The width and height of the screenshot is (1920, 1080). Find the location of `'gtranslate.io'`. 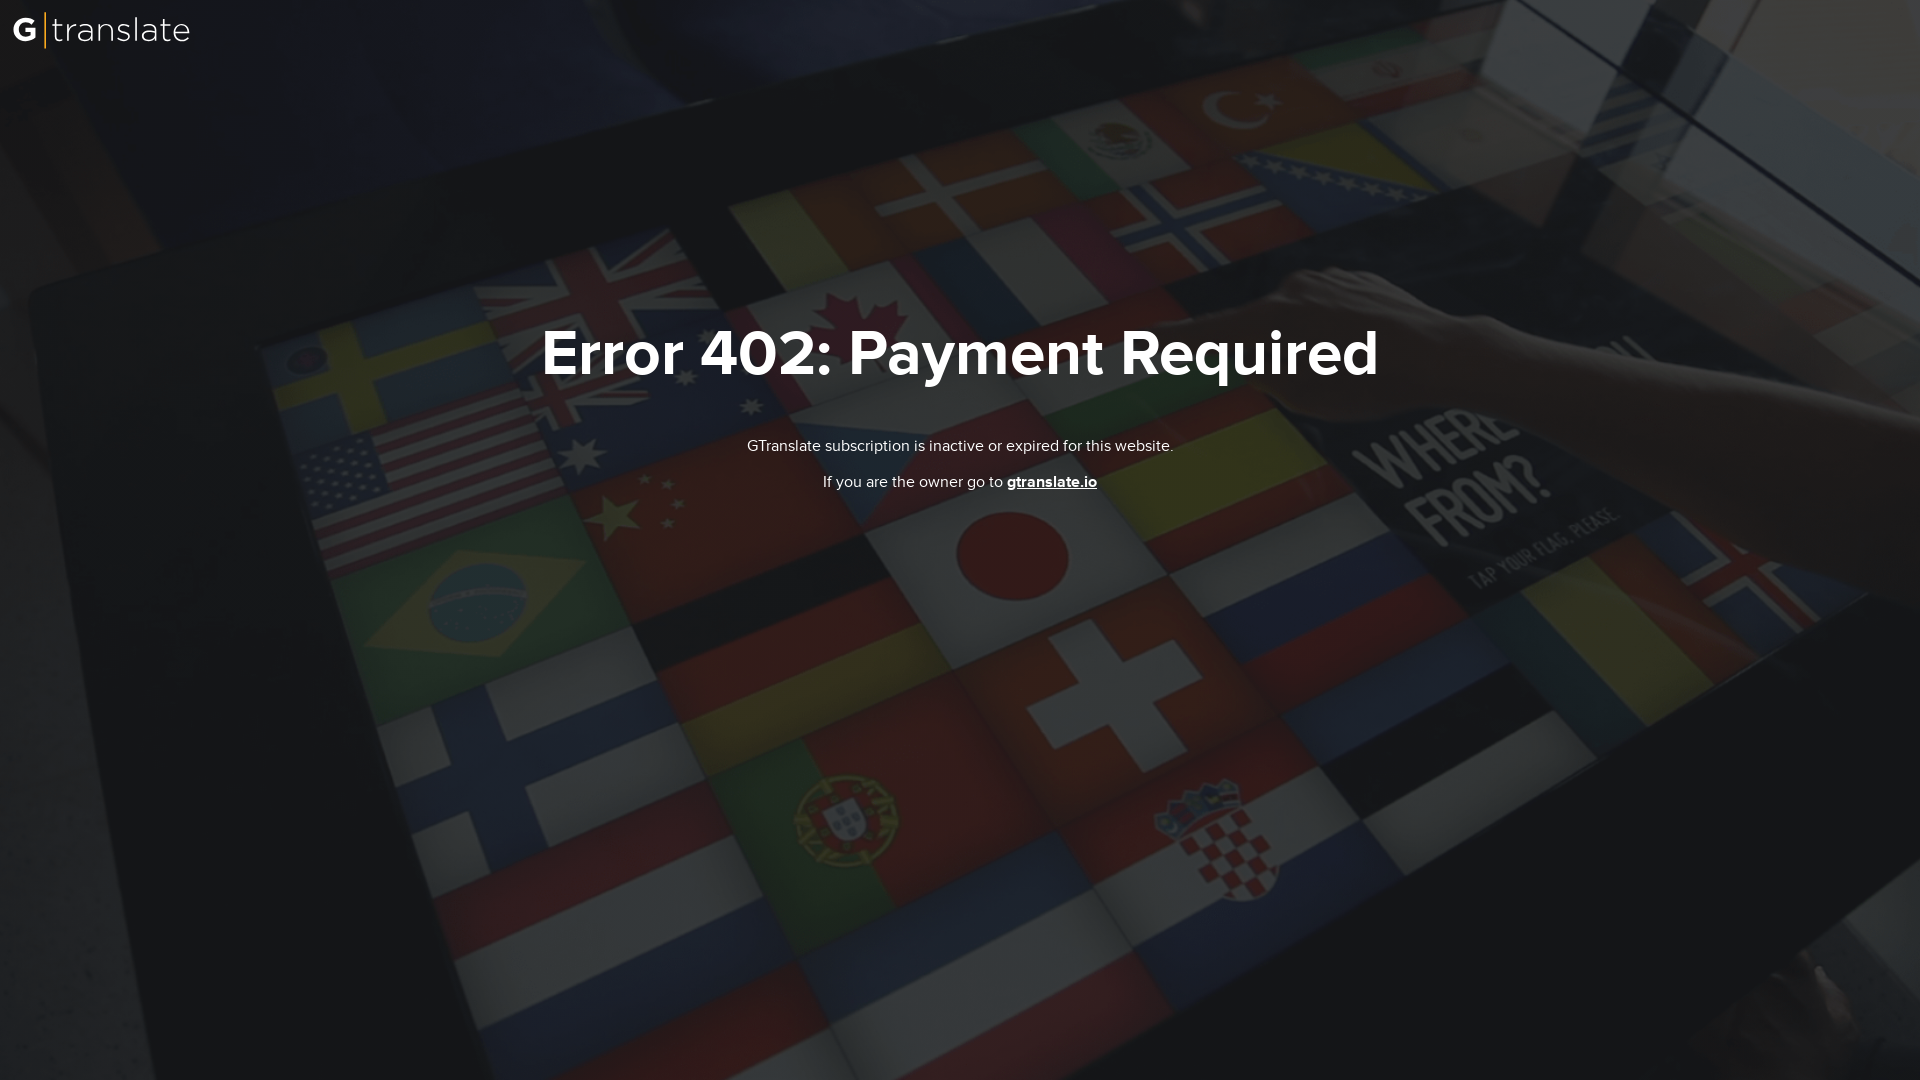

'gtranslate.io' is located at coordinates (1050, 482).